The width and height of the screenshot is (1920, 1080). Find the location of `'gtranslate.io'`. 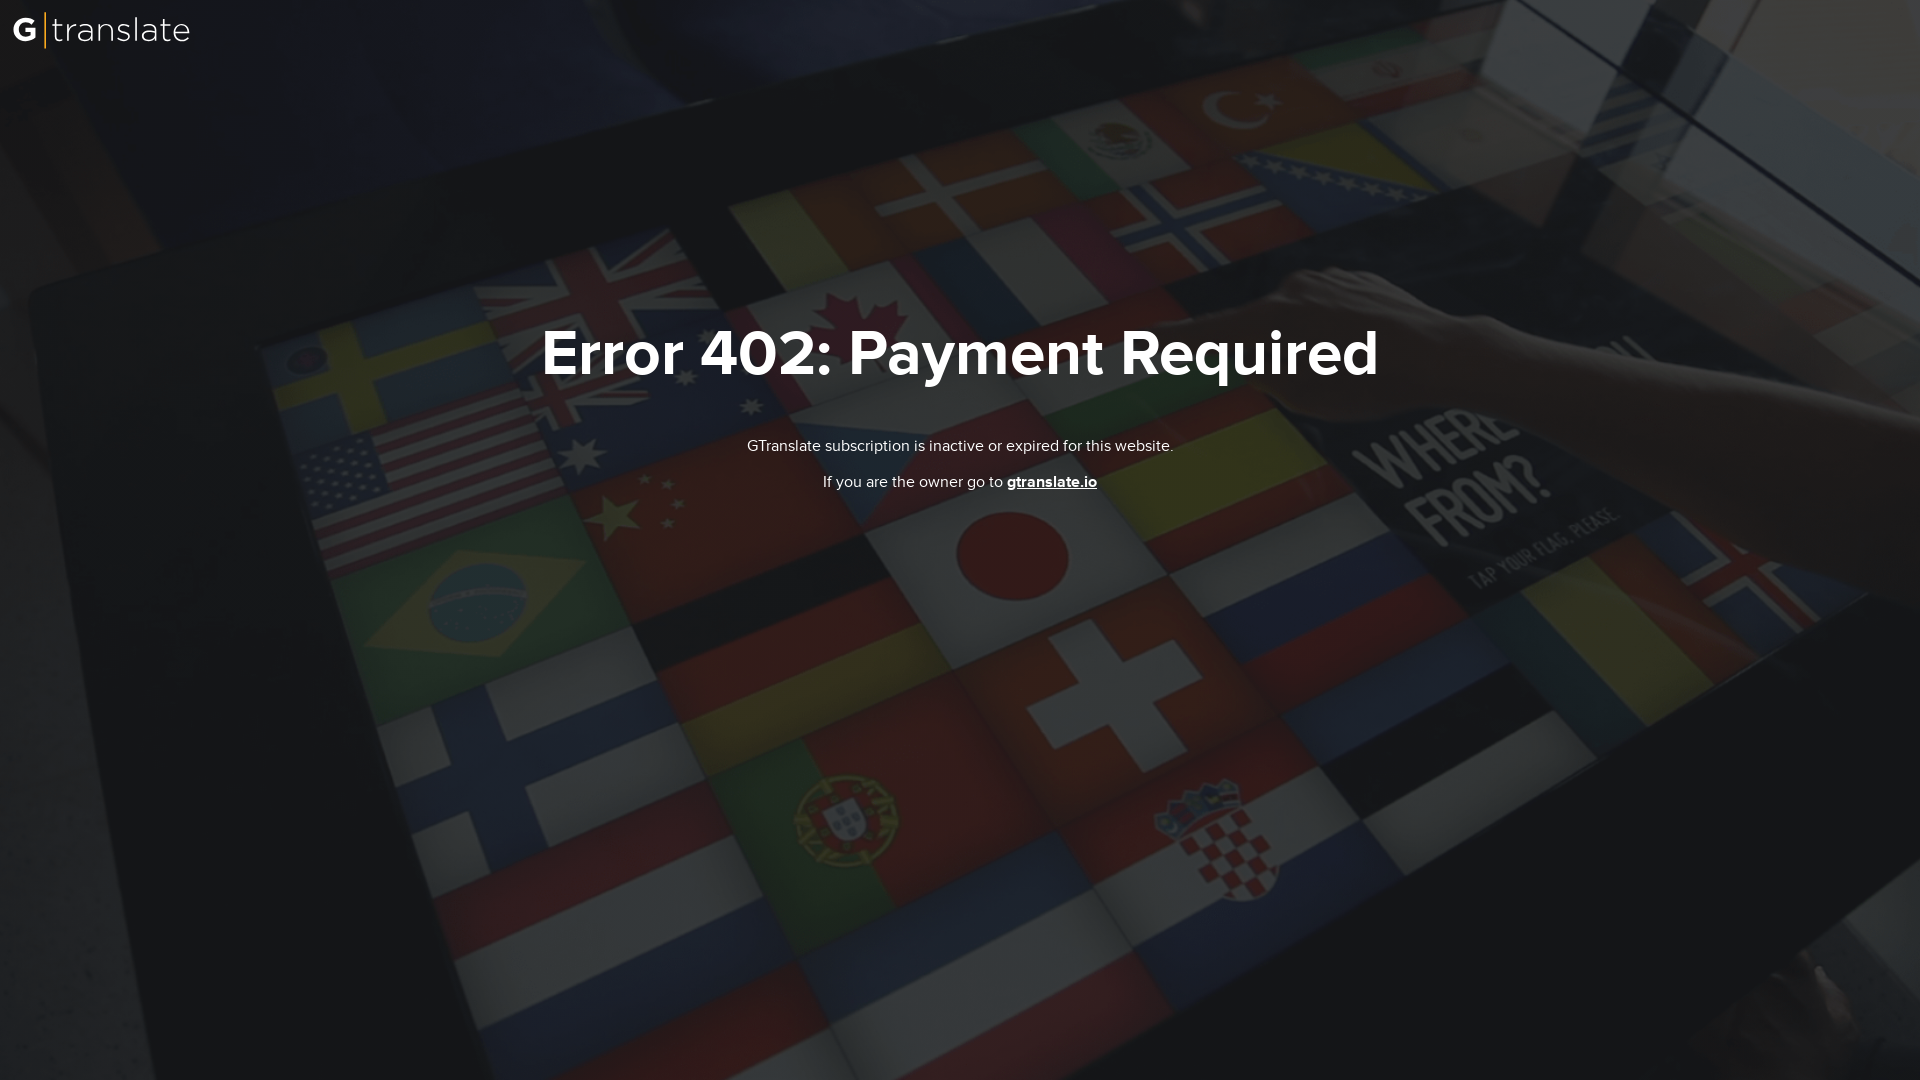

'gtranslate.io' is located at coordinates (1050, 482).